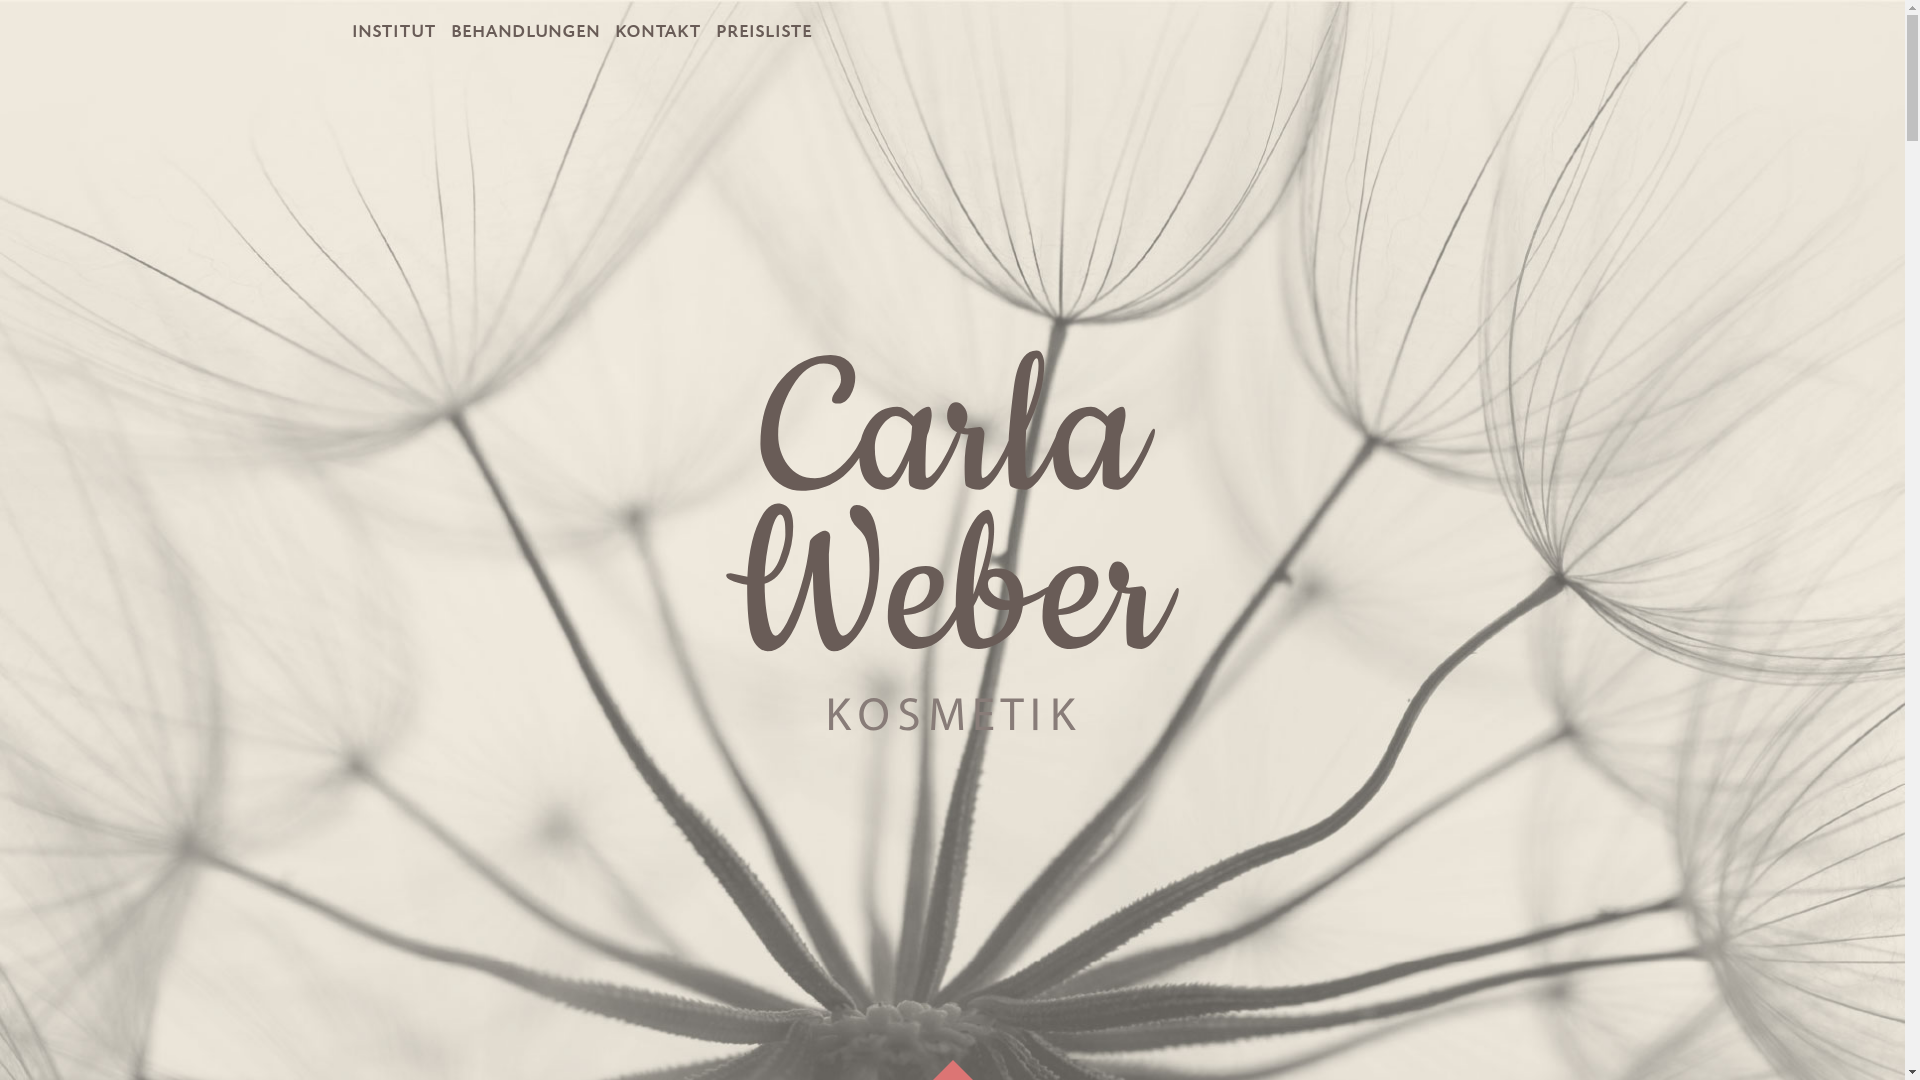 The height and width of the screenshot is (1080, 1920). Describe the element at coordinates (393, 33) in the screenshot. I see `'INSTITUT'` at that location.